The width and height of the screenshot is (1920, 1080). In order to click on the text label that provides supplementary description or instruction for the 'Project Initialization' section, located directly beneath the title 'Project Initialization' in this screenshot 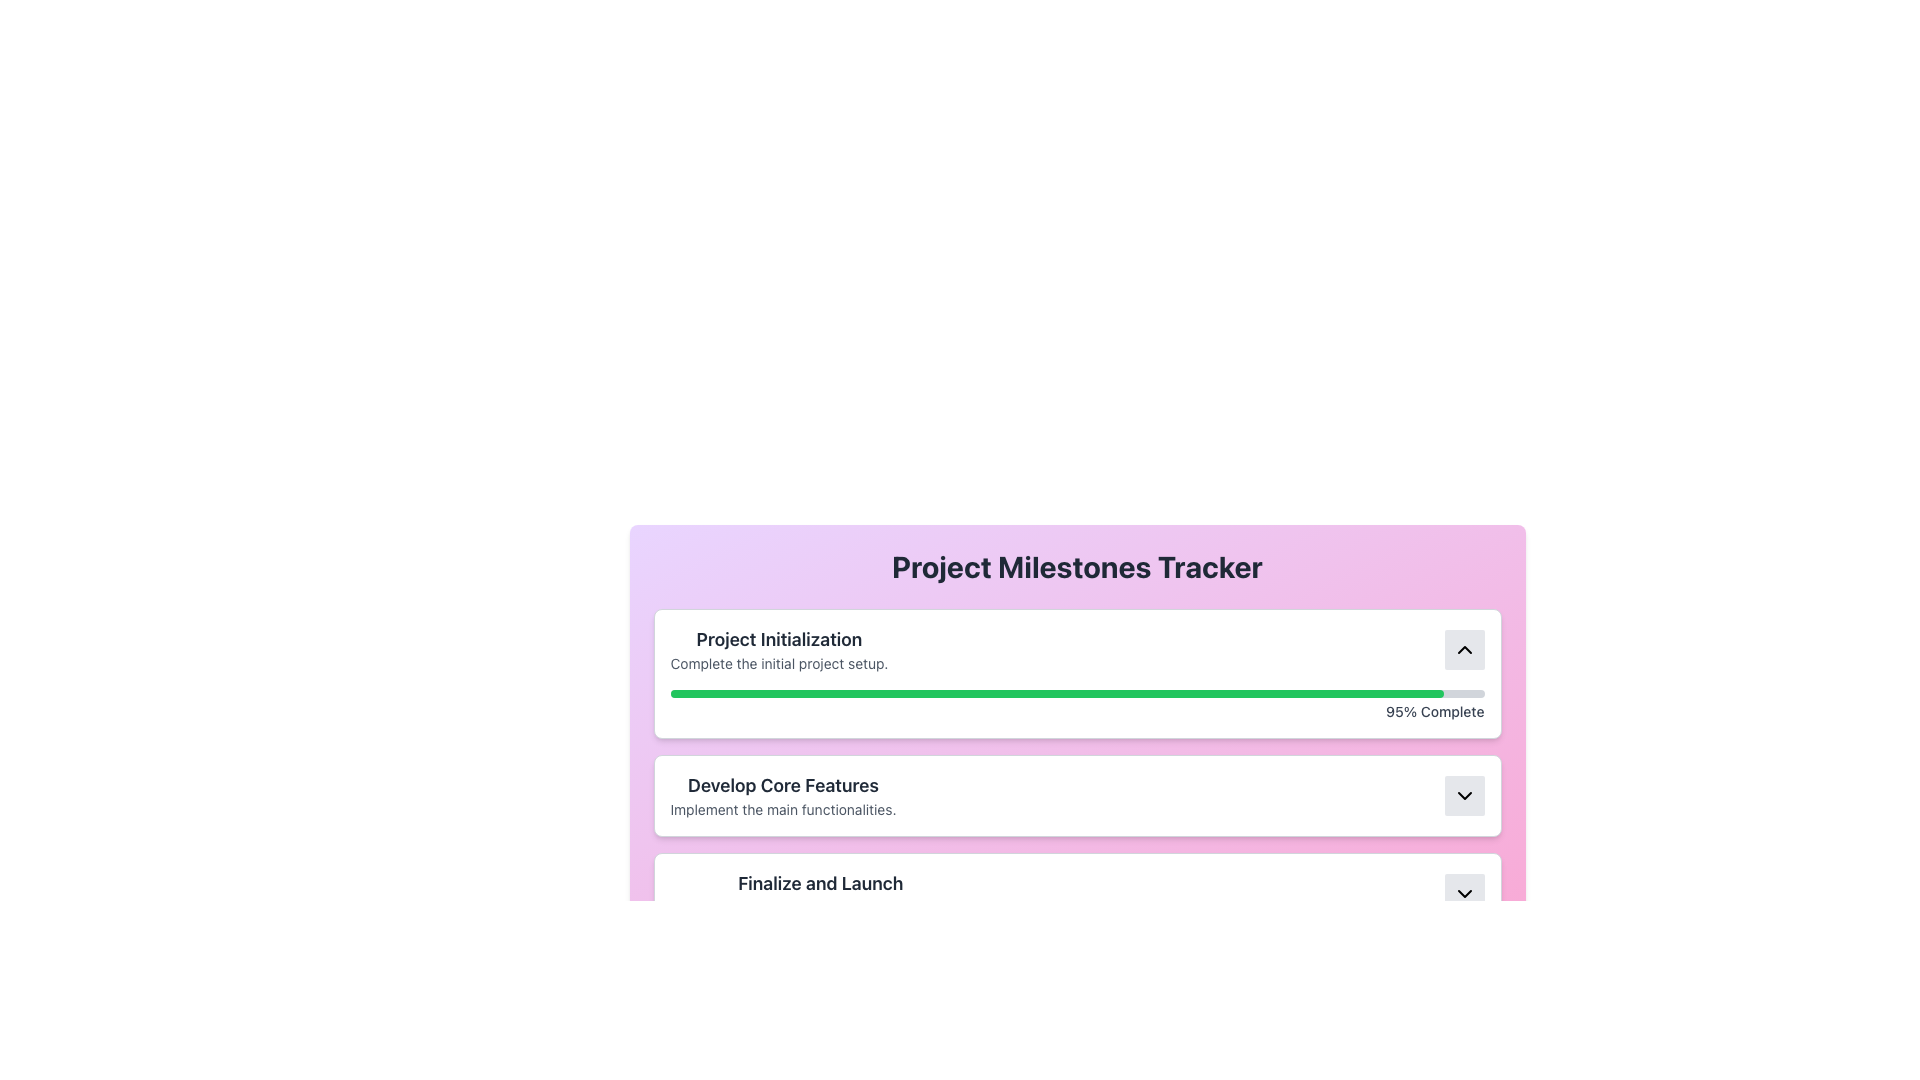, I will do `click(778, 663)`.